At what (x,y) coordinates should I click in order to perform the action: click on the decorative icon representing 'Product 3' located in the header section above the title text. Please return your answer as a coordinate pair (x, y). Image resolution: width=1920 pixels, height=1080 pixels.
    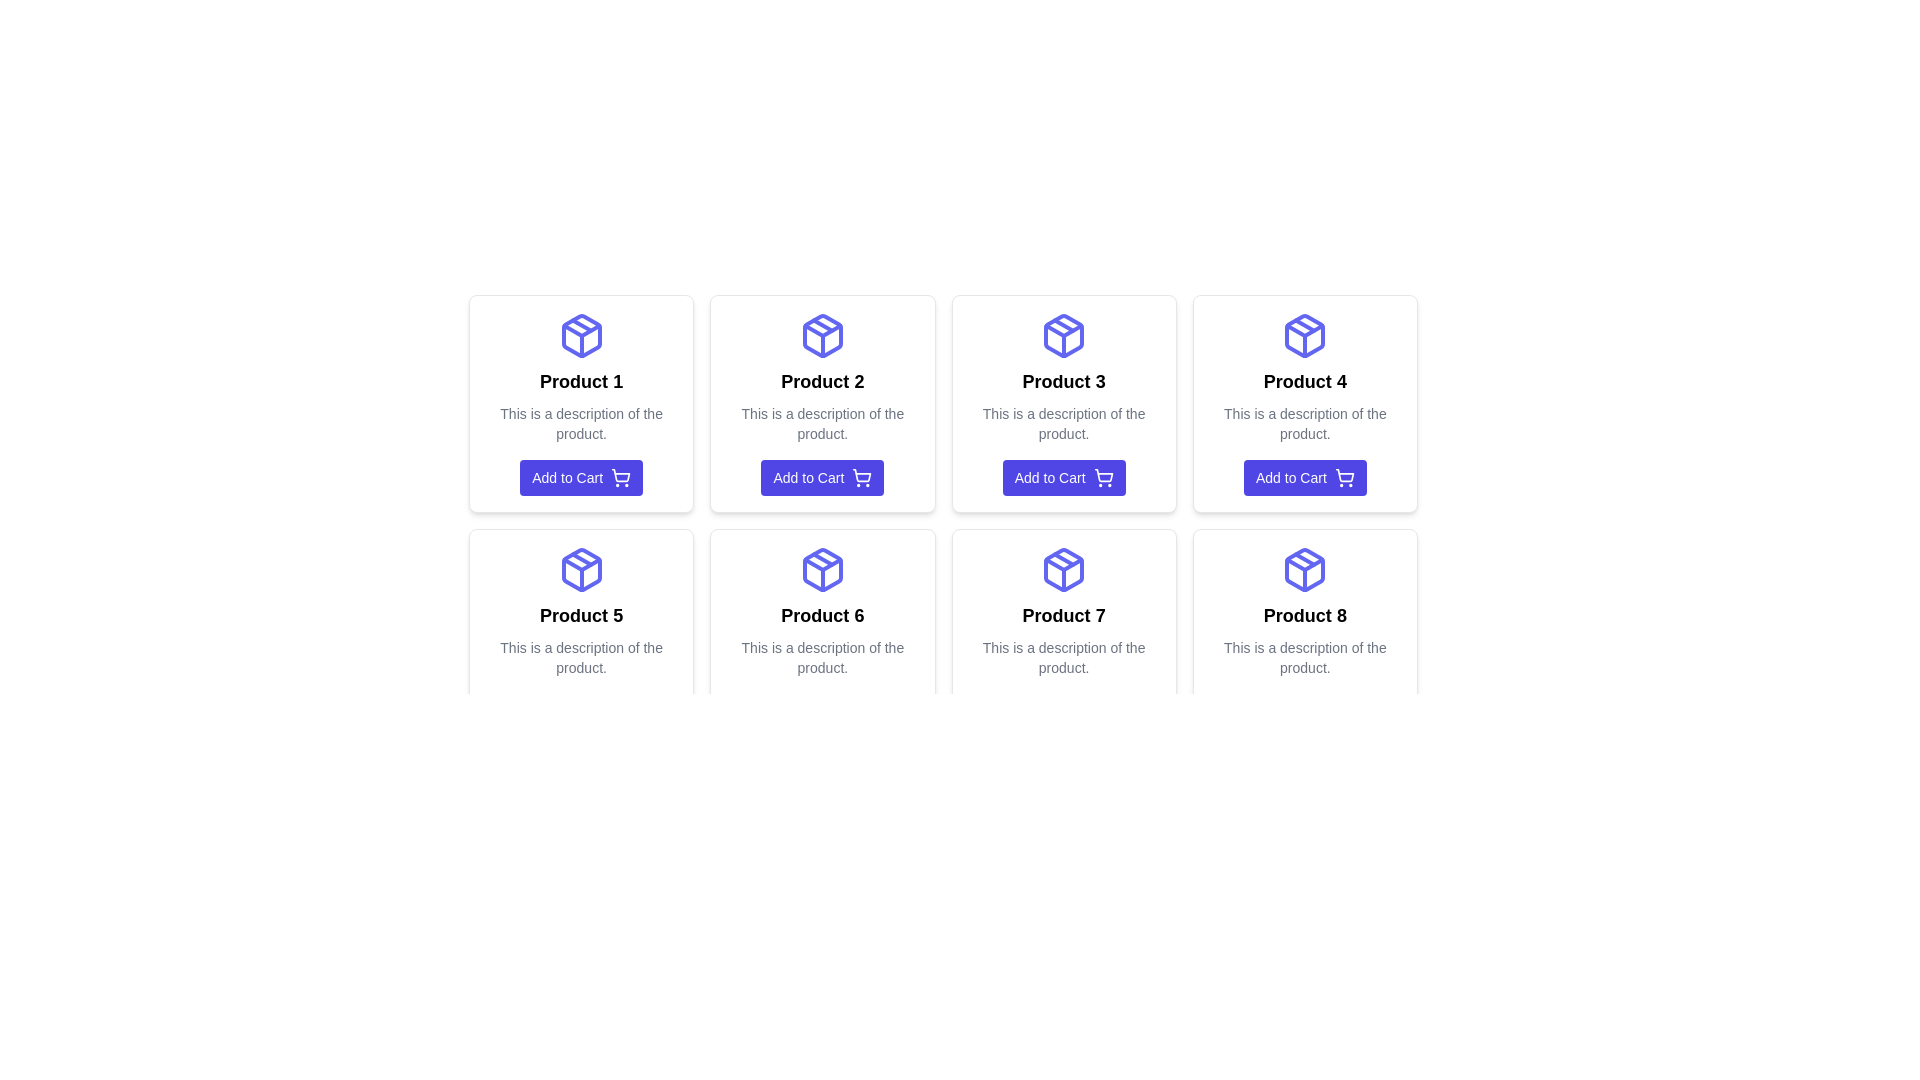
    Looking at the image, I should click on (1063, 334).